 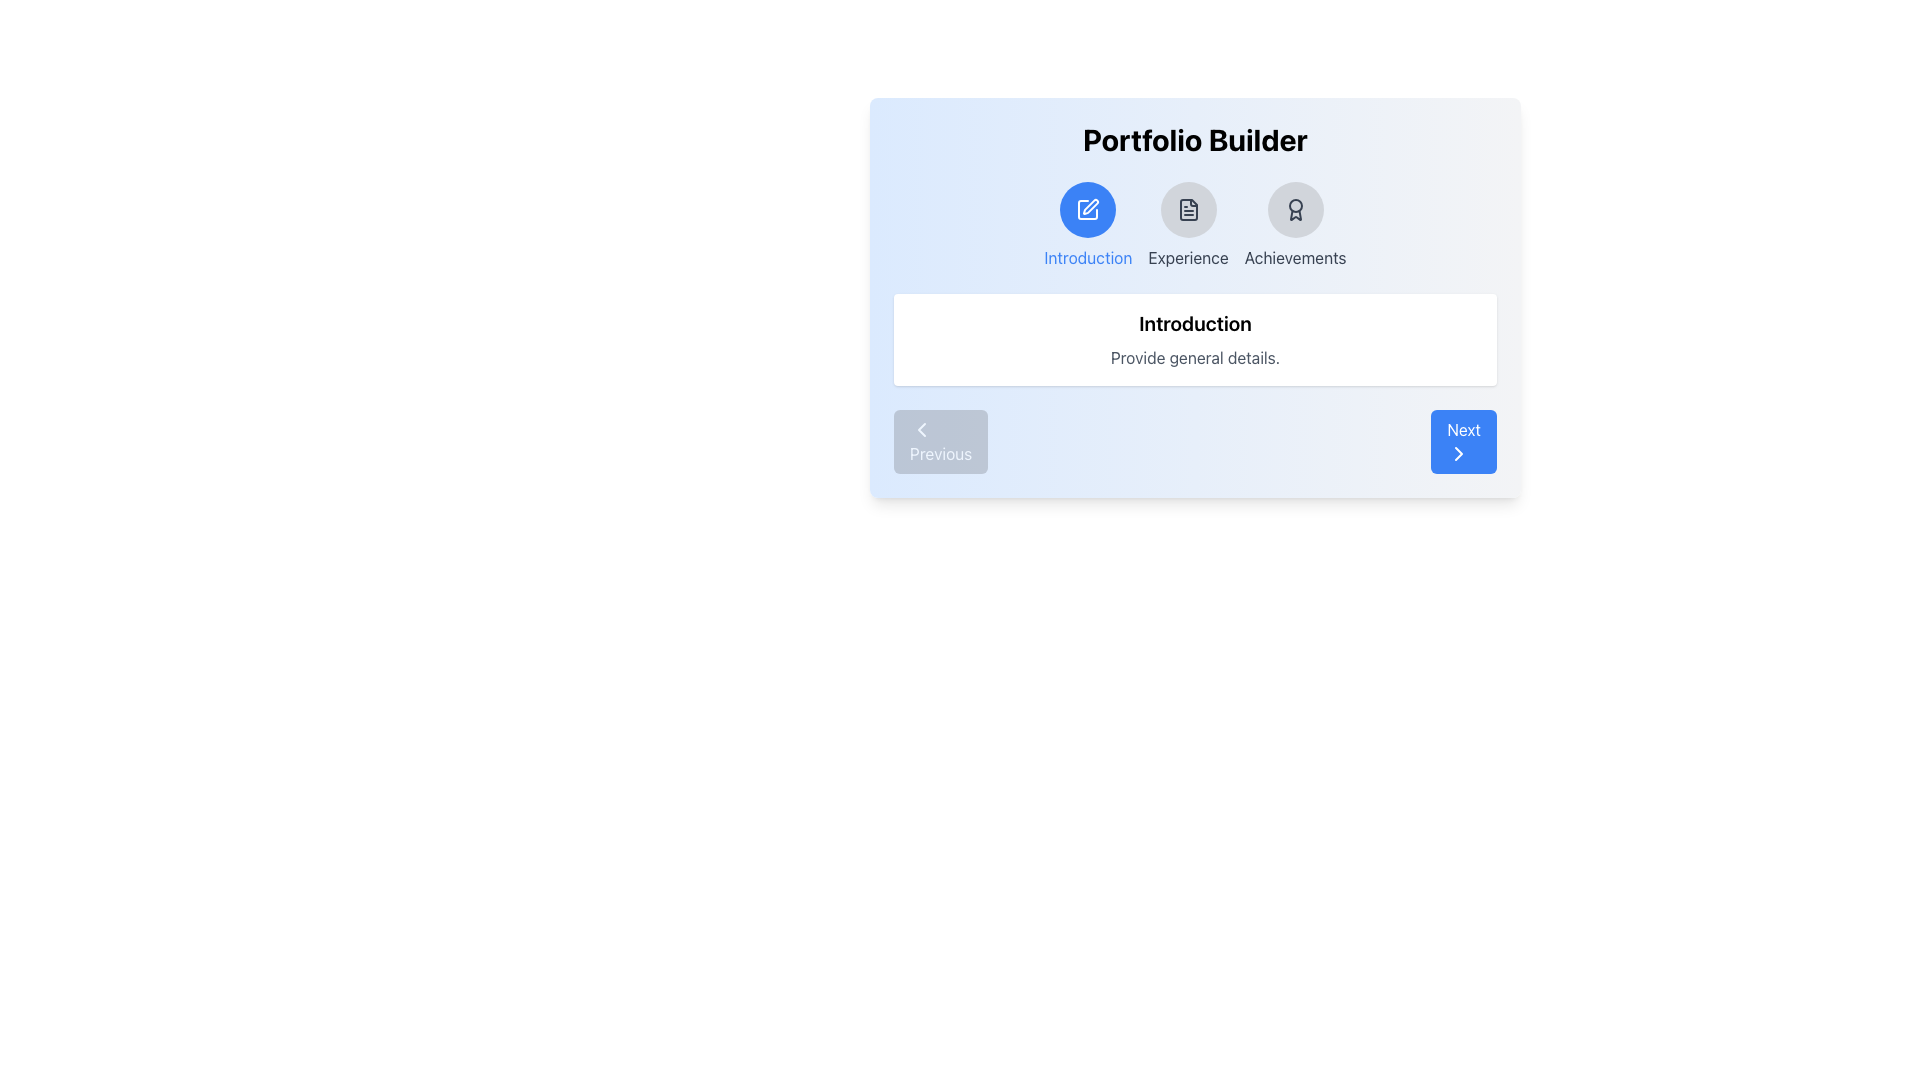 What do you see at coordinates (1188, 209) in the screenshot?
I see `the 'Experience' section icon located in the second circular icon from the left in the navigation bar beneath the 'Portfolio Builder' header` at bounding box center [1188, 209].